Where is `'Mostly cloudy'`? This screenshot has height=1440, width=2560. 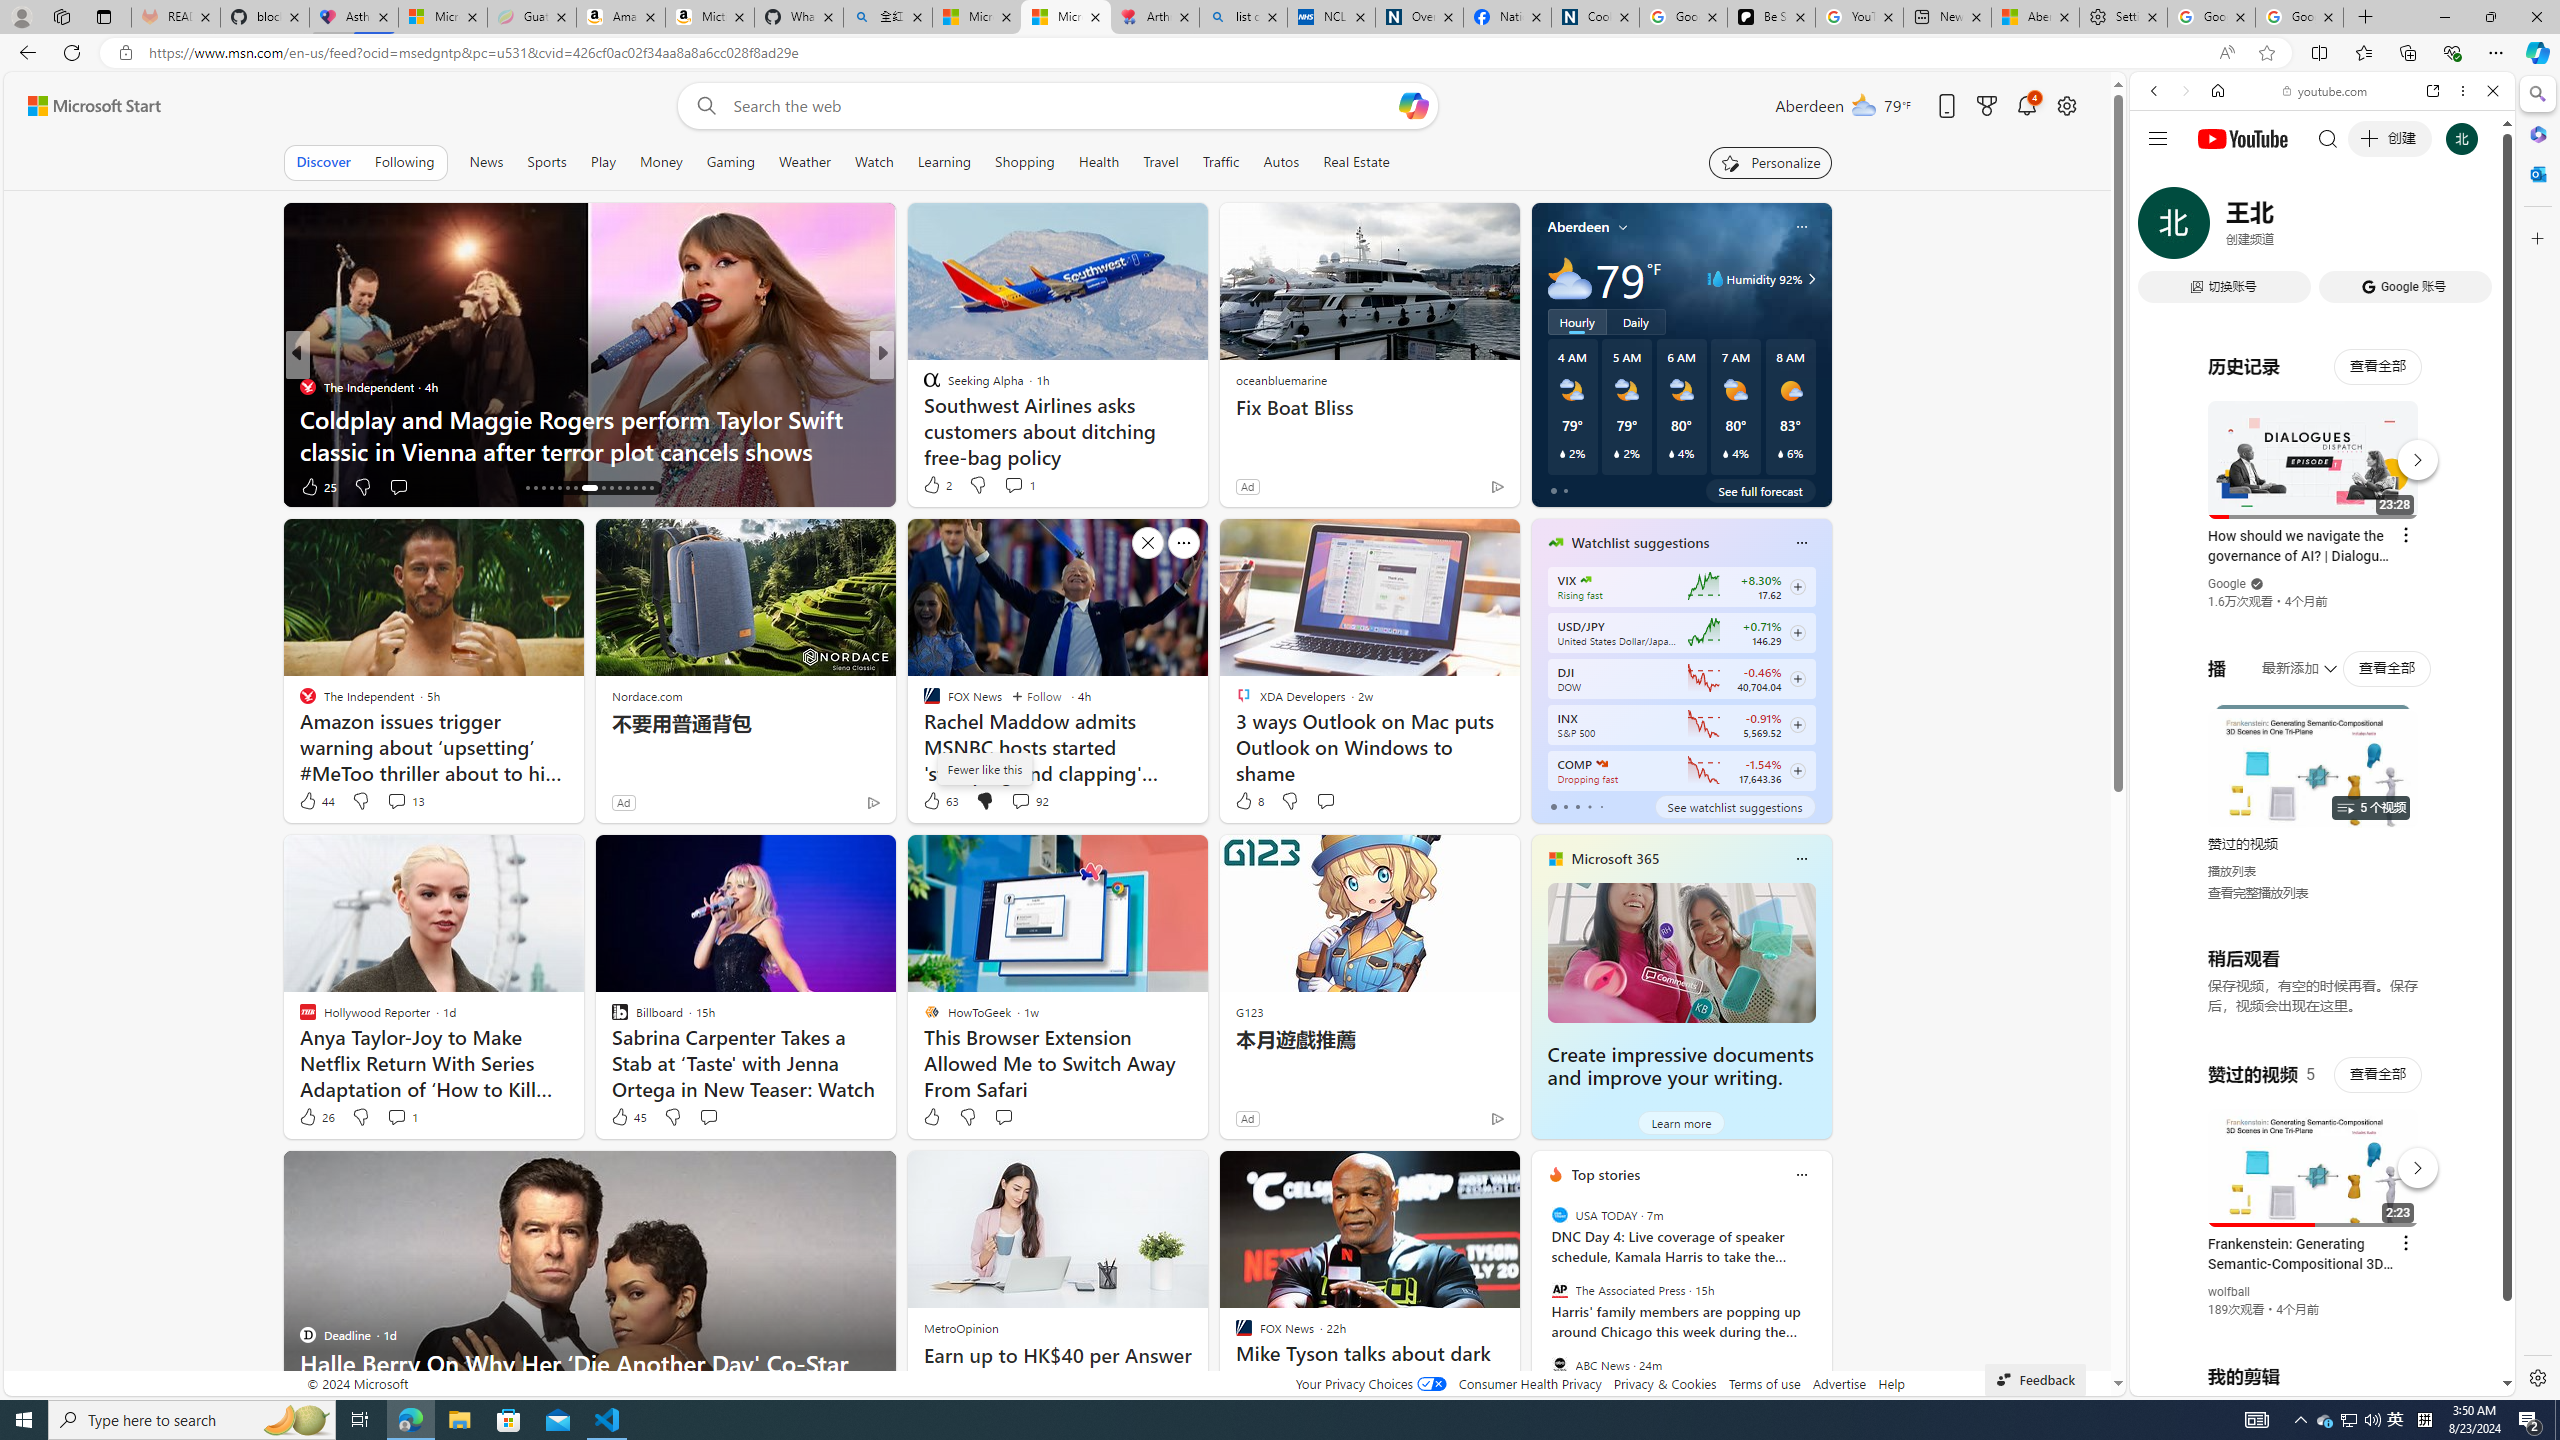 'Mostly cloudy' is located at coordinates (1569, 277).